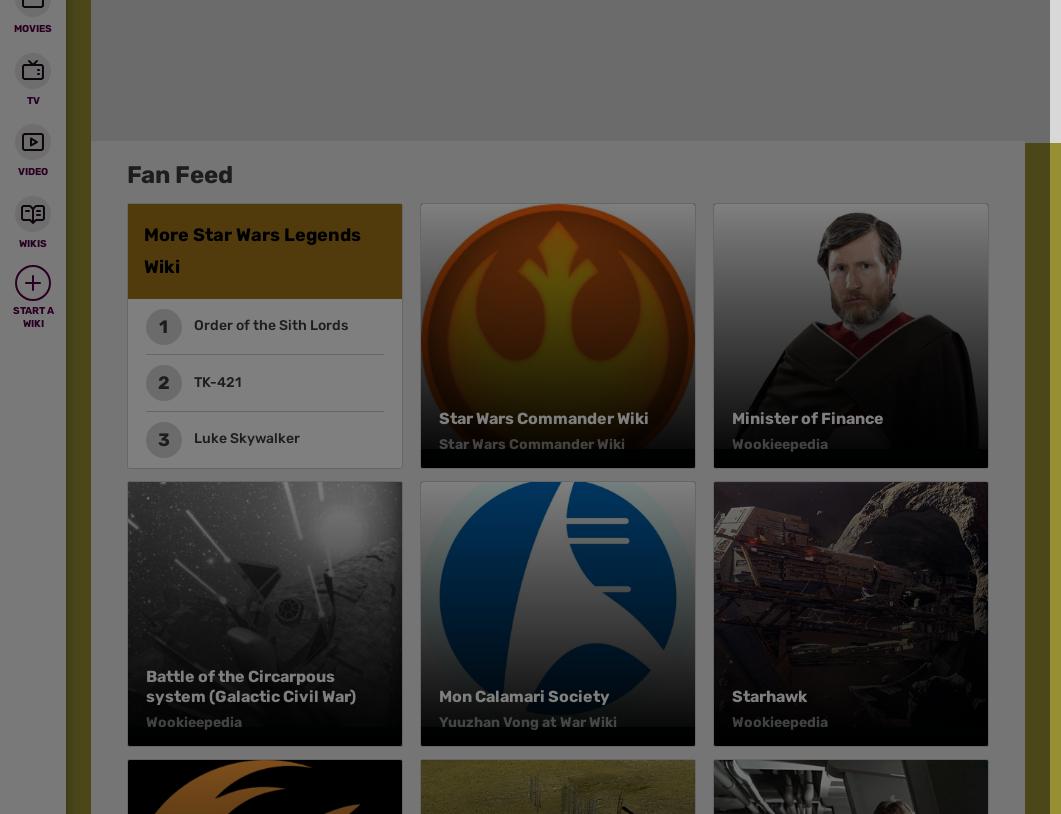  I want to click on 'Help', so click(581, 73).